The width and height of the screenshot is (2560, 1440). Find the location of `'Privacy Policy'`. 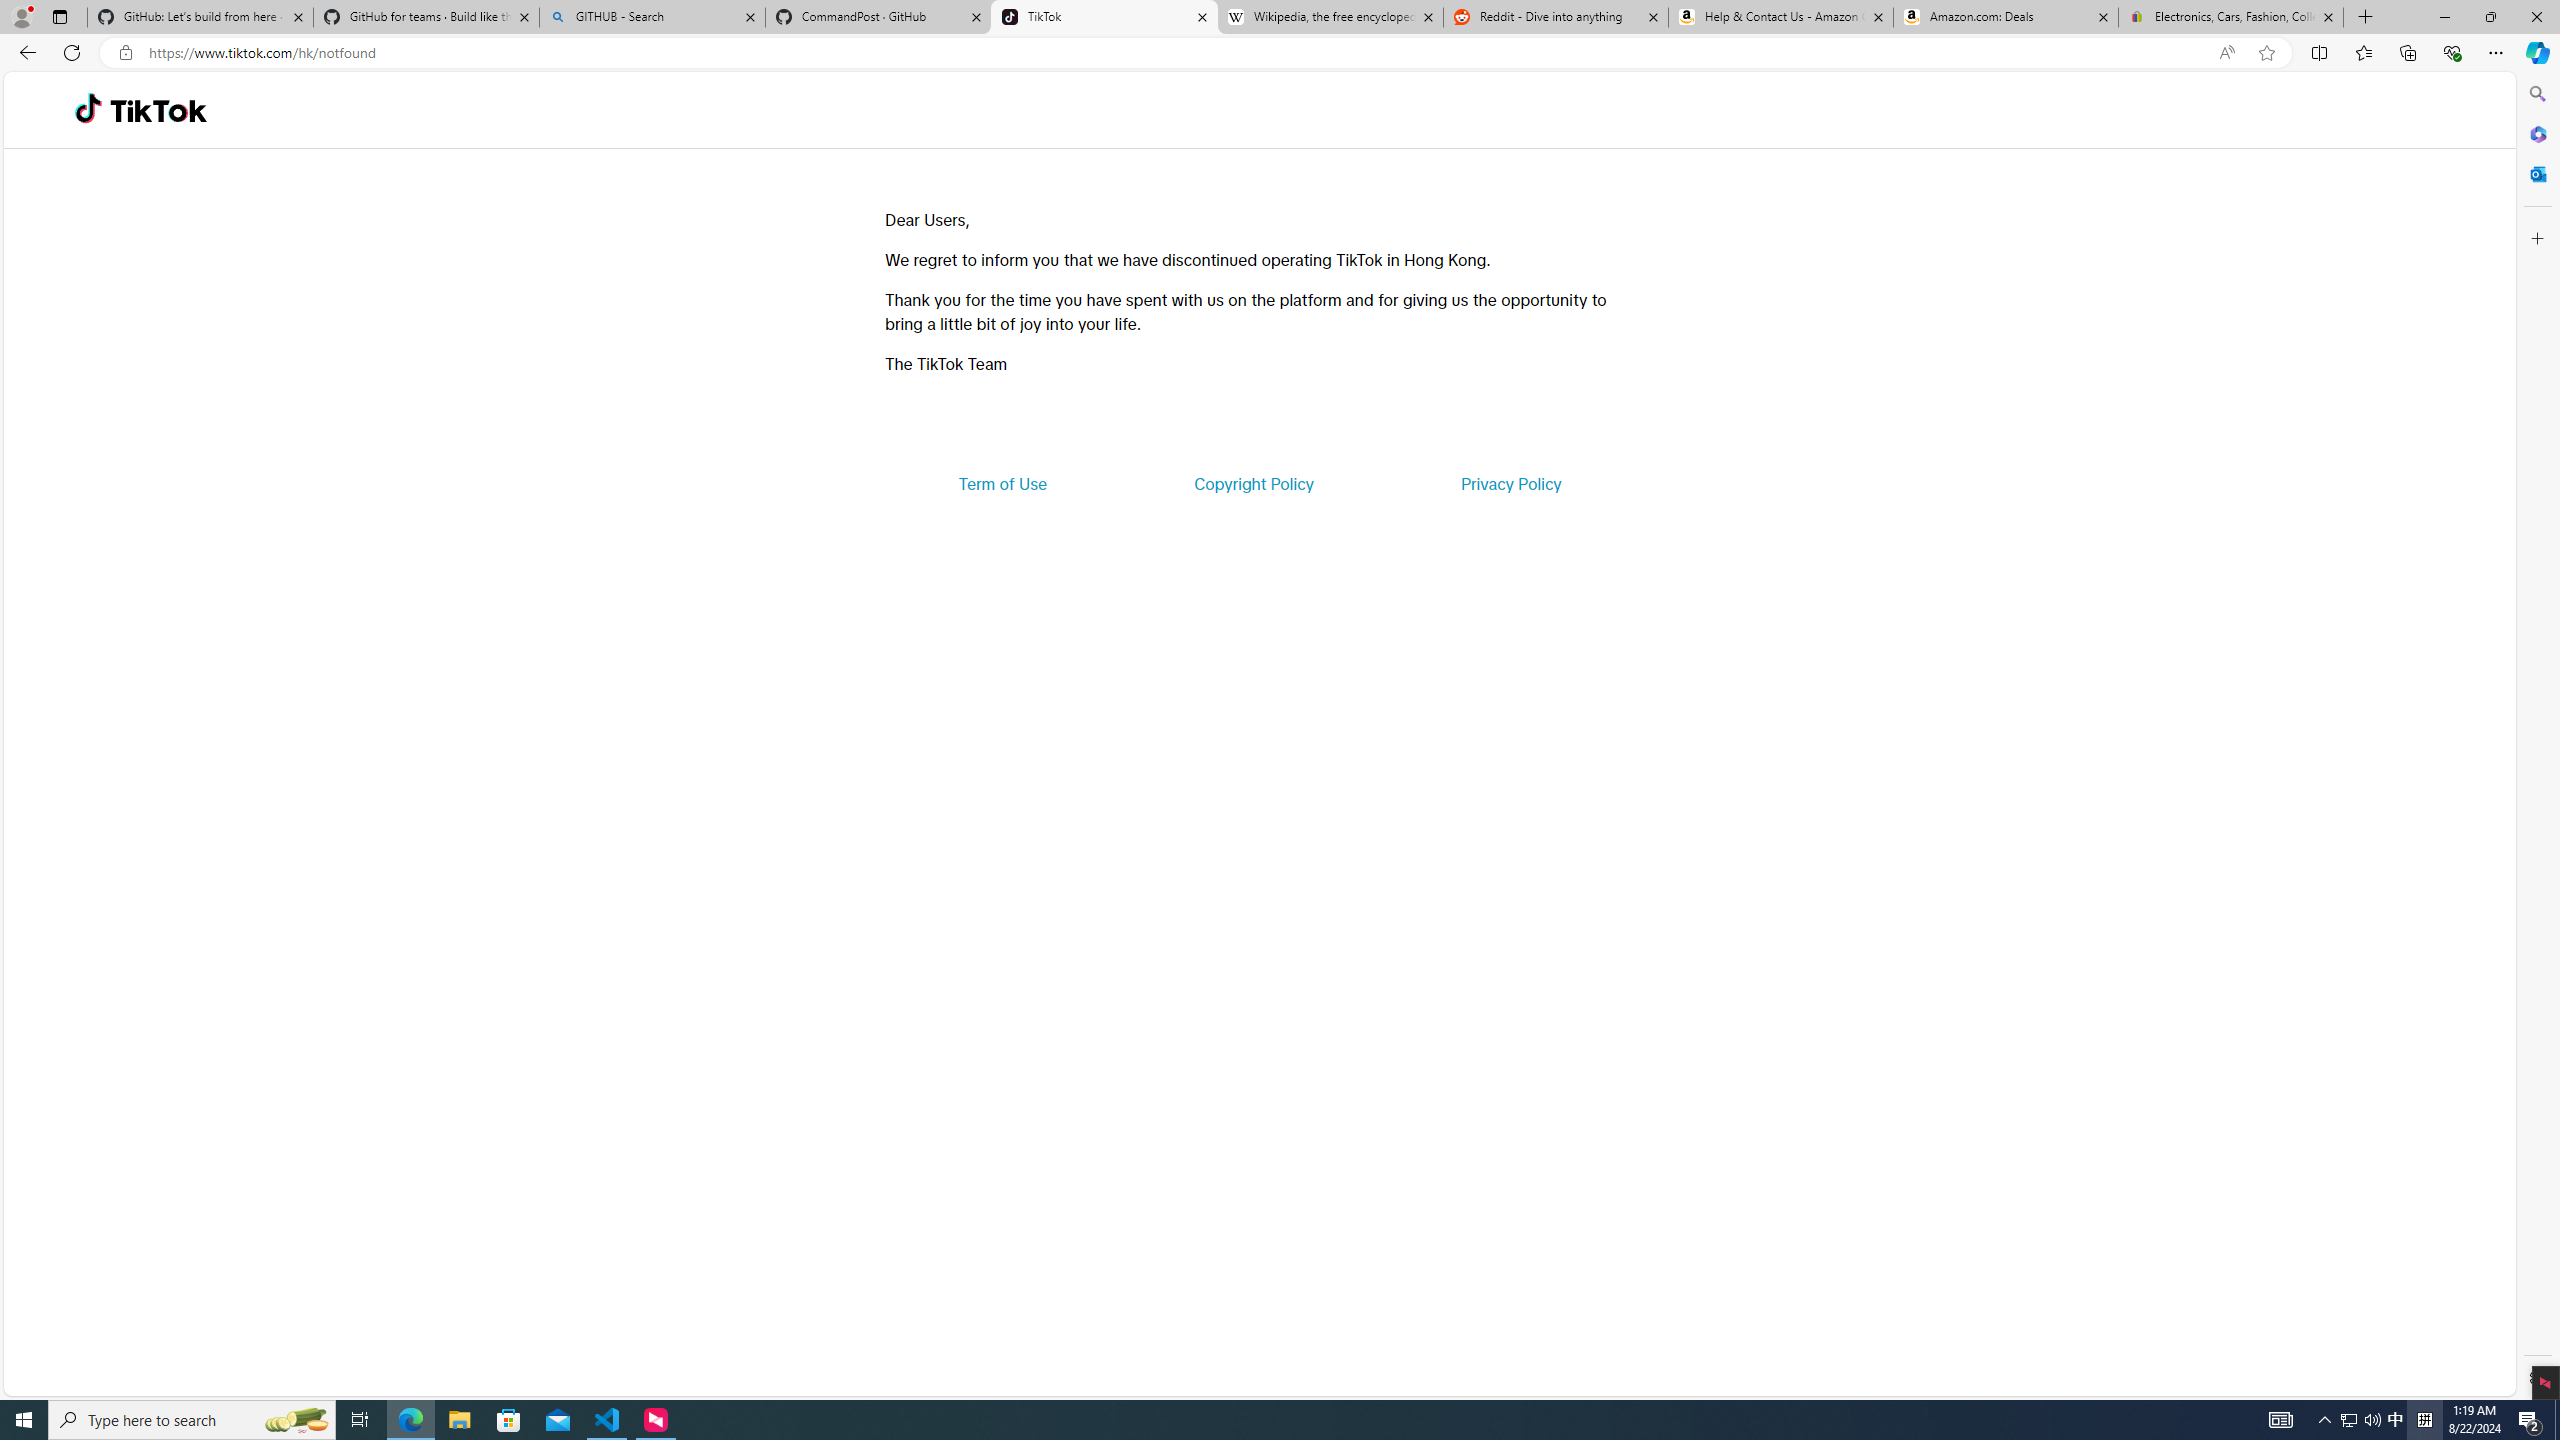

'Privacy Policy' is located at coordinates (1509, 482).